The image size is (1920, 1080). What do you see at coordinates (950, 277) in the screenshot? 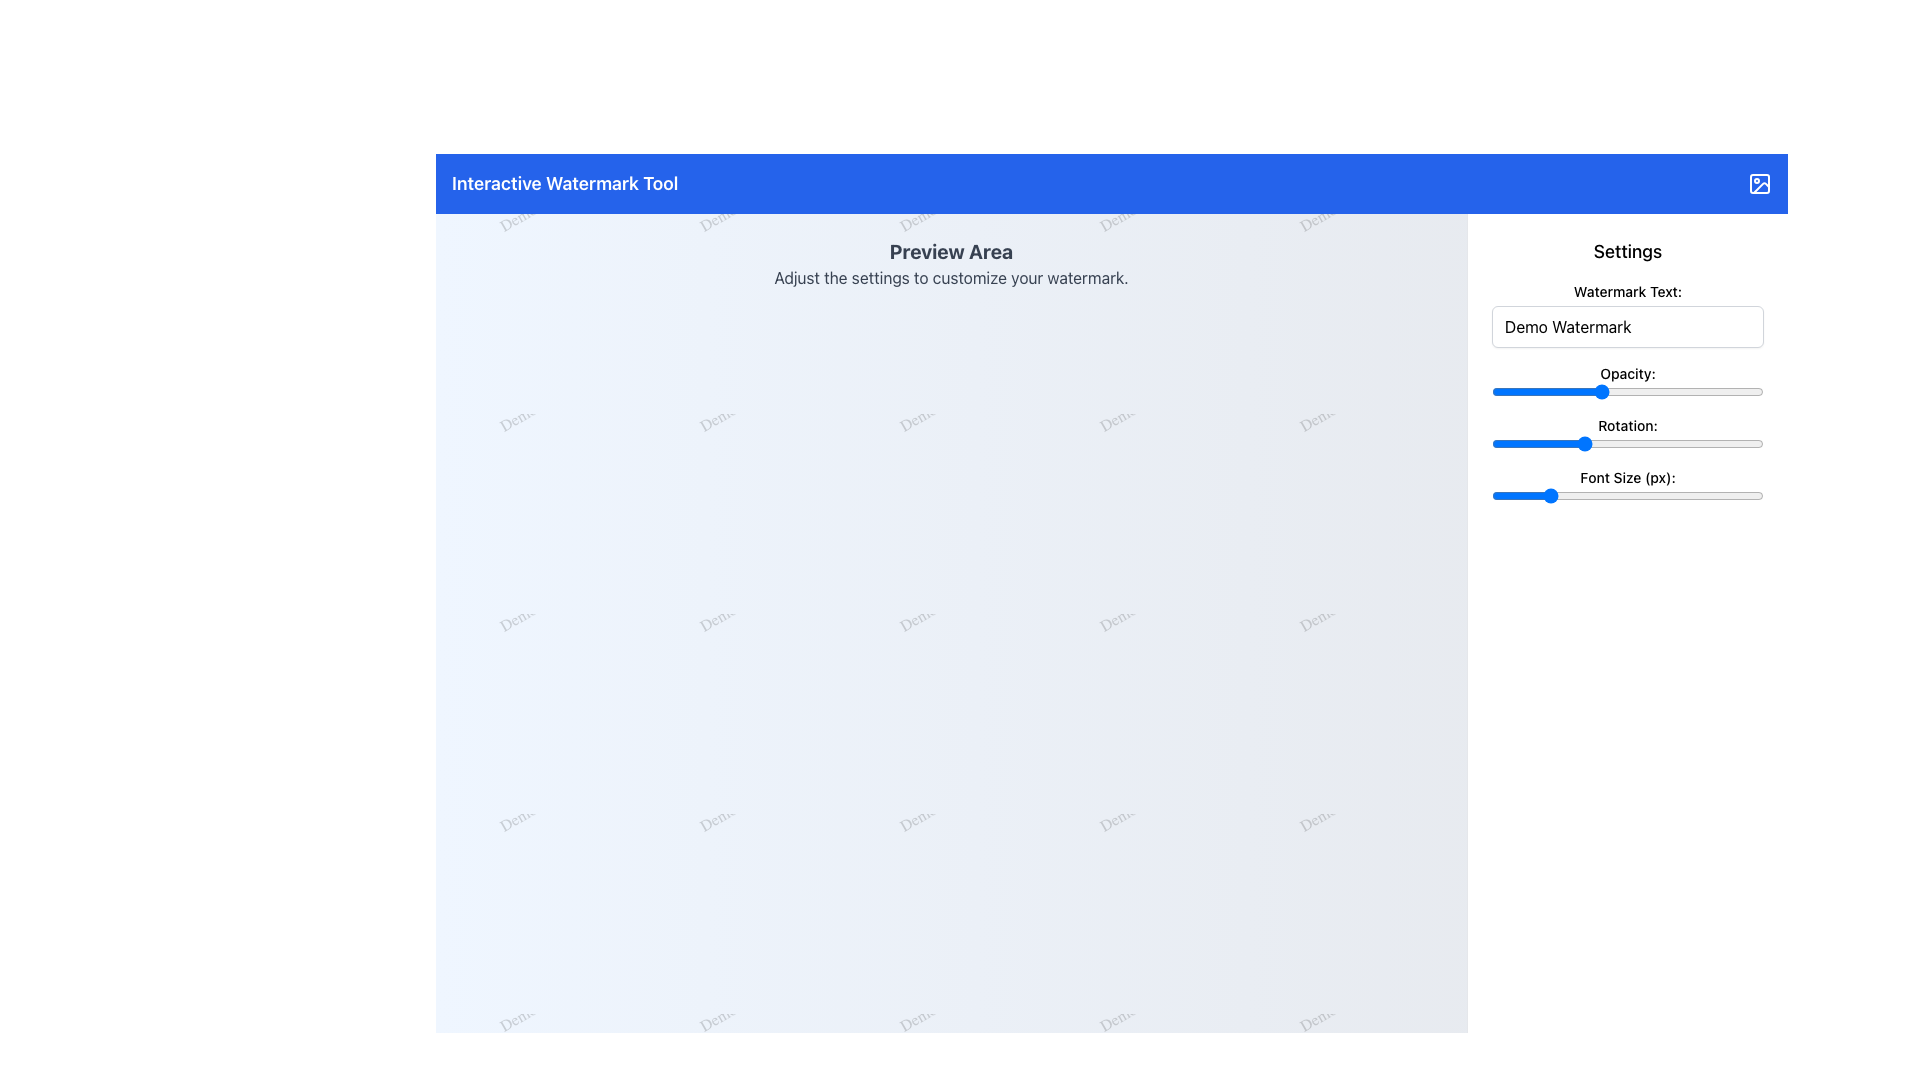
I see `the text label that provides instructions for customizing the watermark settings, located below the 'Preview Area' bold text` at bounding box center [950, 277].